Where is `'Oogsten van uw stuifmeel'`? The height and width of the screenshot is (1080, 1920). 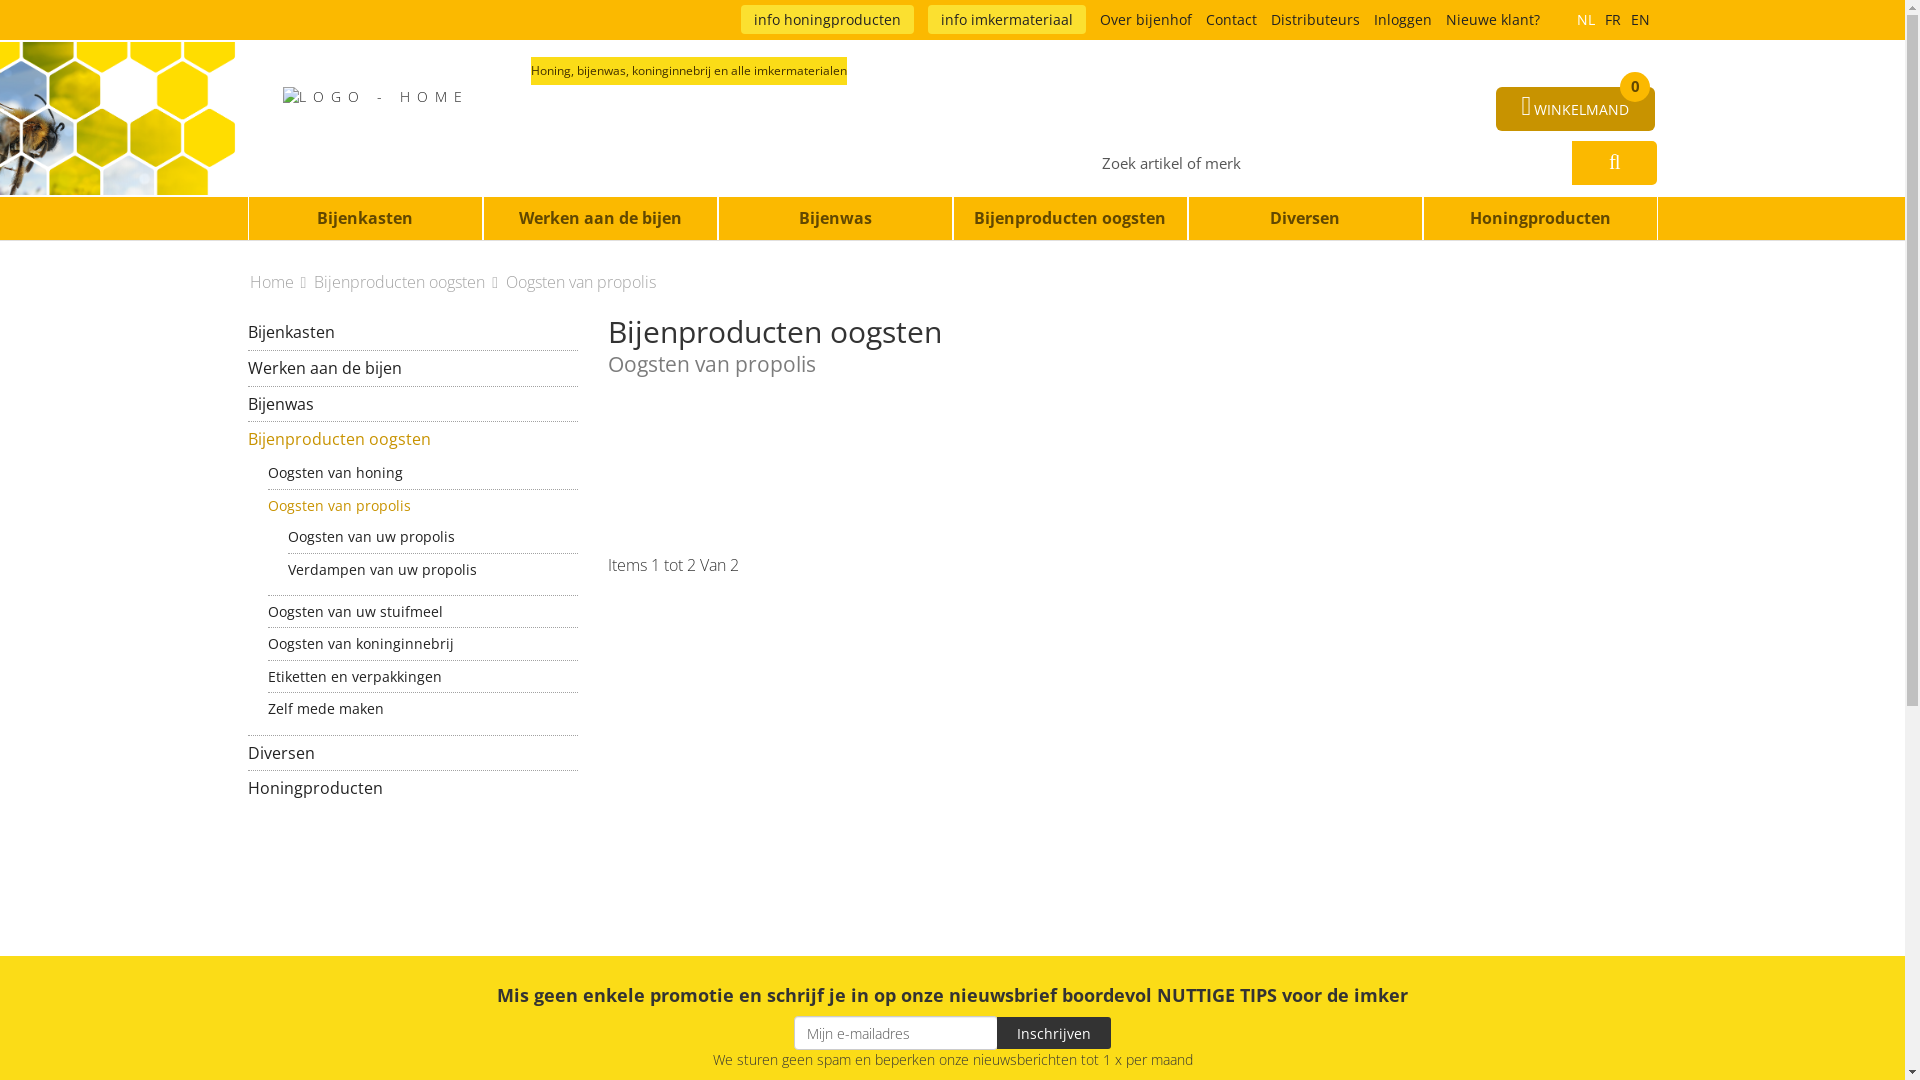 'Oogsten van uw stuifmeel' is located at coordinates (421, 610).